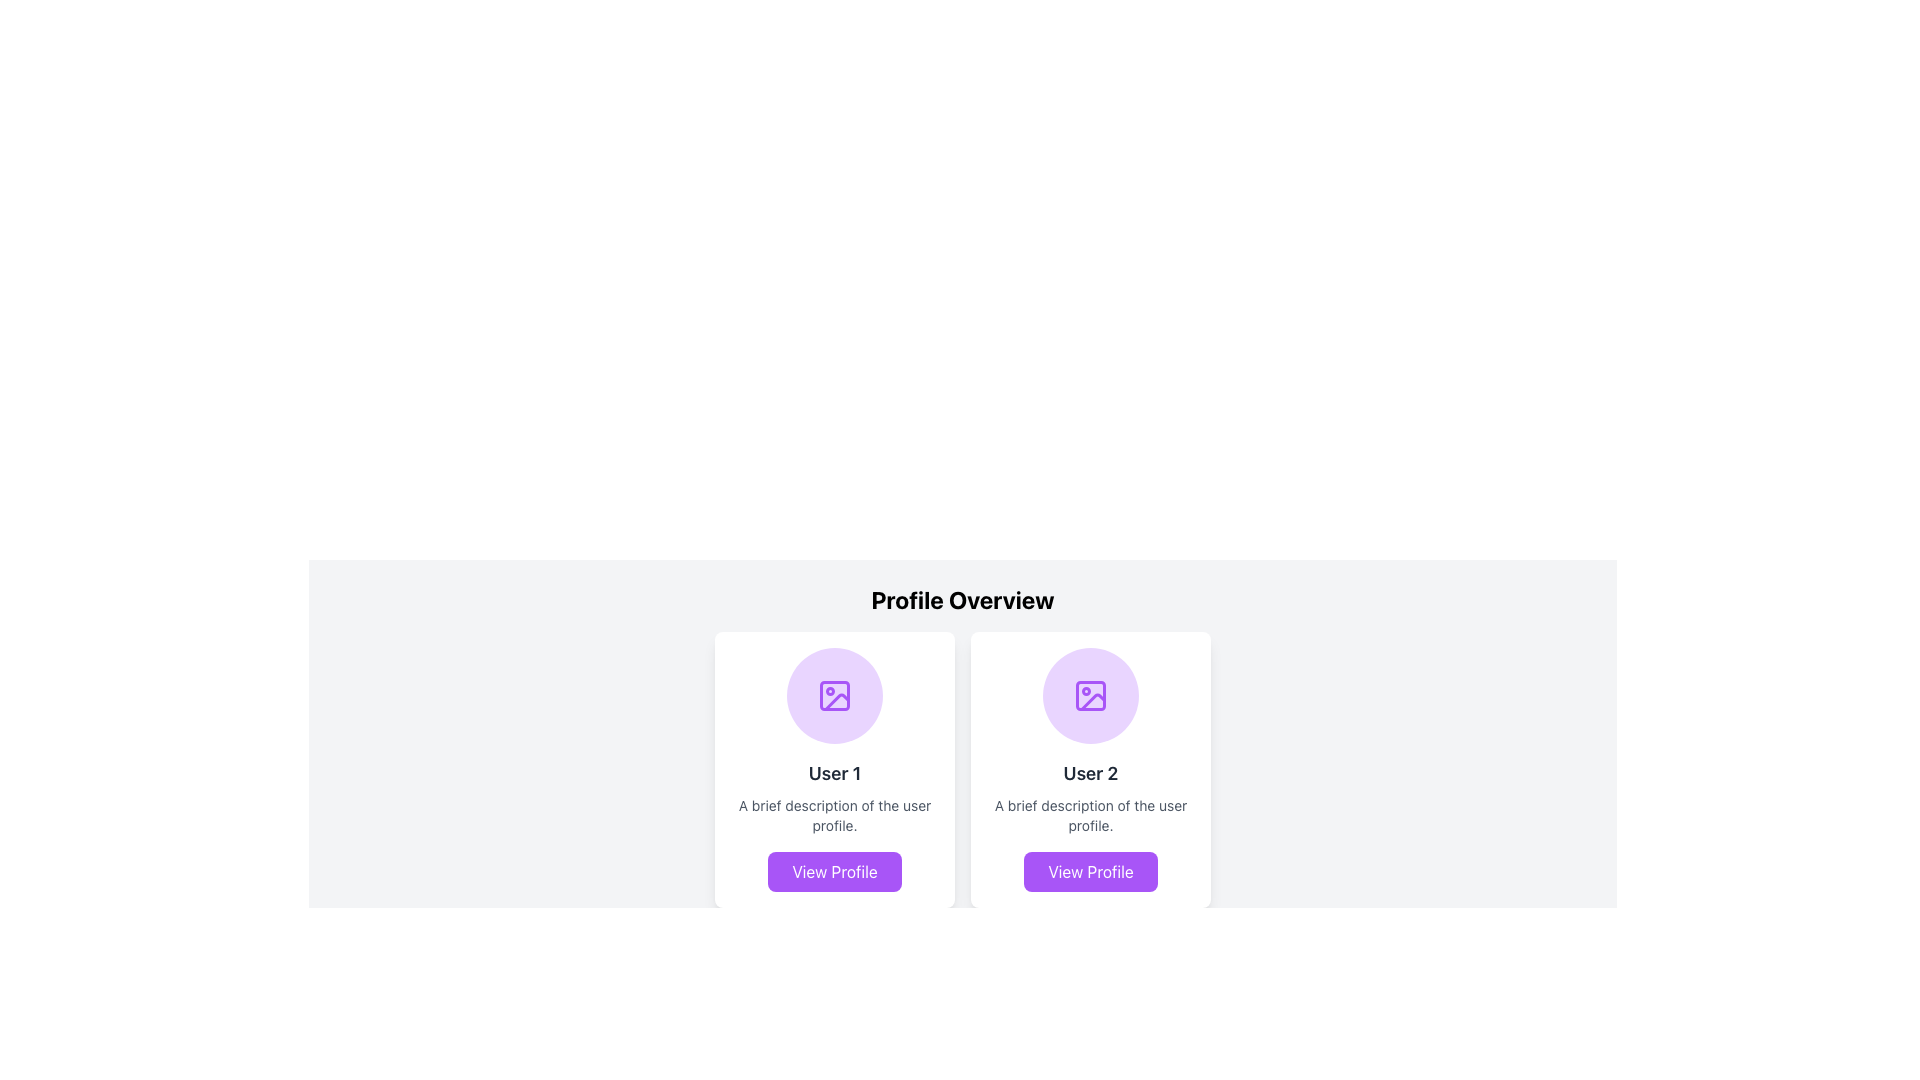 The width and height of the screenshot is (1920, 1080). What do you see at coordinates (835, 816) in the screenshot?
I see `the Text Label providing supplementary information about the user profile, located centrally below the 'User 1' title and above the 'View Profile' button in the left card of a two-card layout` at bounding box center [835, 816].